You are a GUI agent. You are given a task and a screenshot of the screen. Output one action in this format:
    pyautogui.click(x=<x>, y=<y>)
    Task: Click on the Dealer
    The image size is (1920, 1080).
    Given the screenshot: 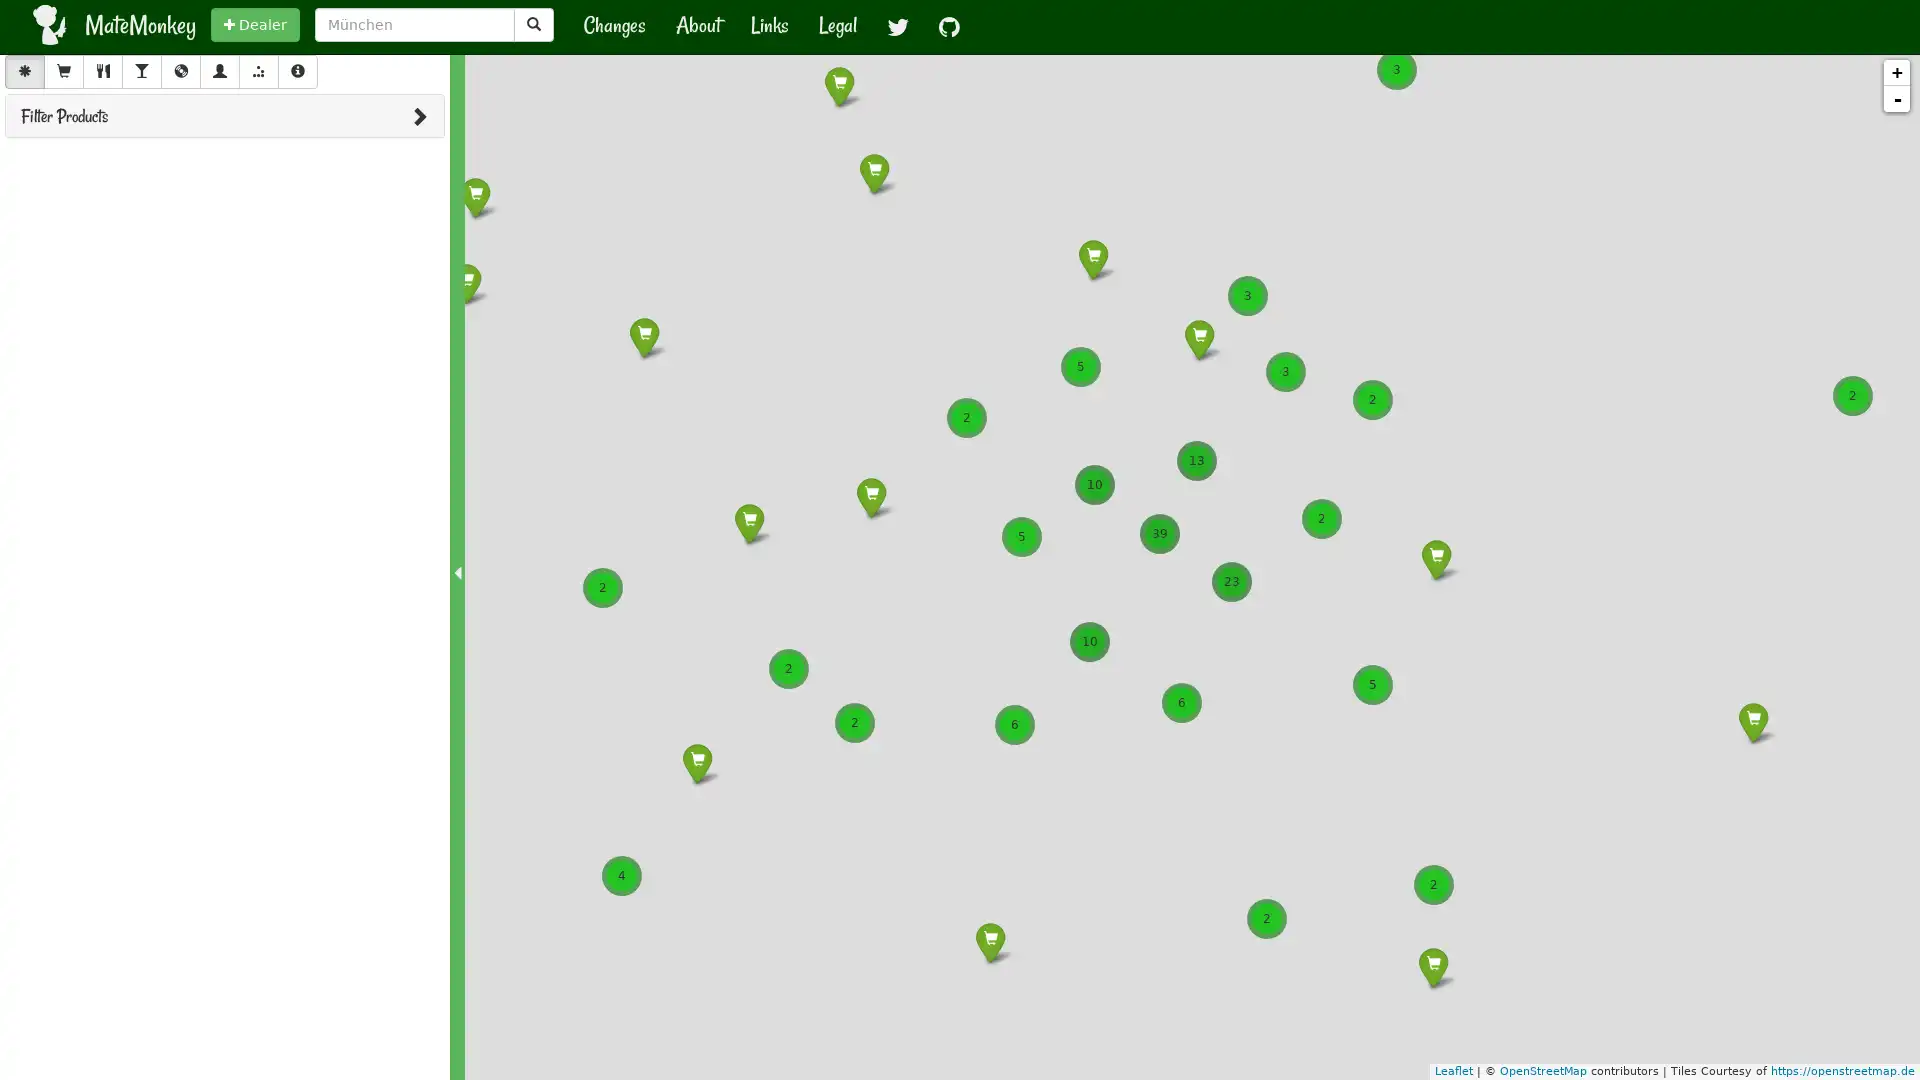 What is the action you would take?
    pyautogui.click(x=254, y=24)
    